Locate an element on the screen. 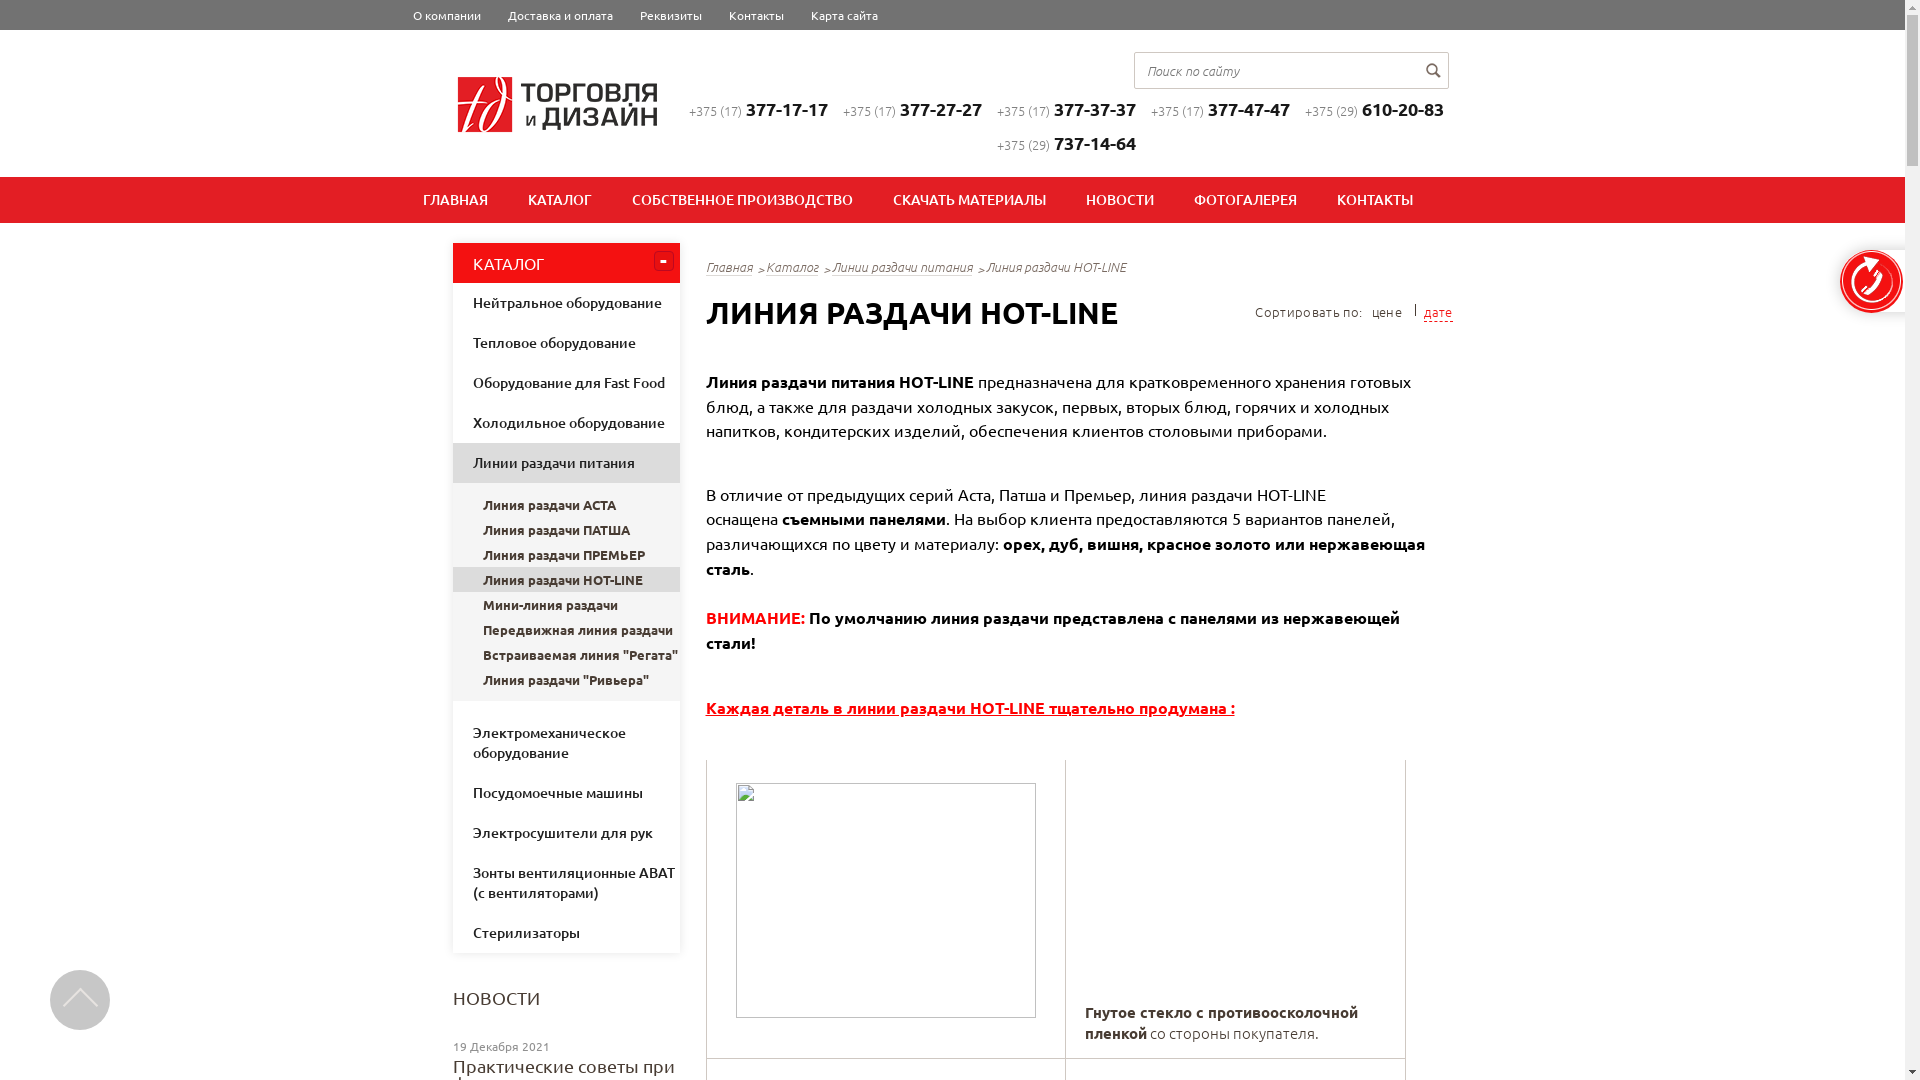  '+375 (17)377-17-17' is located at coordinates (756, 110).